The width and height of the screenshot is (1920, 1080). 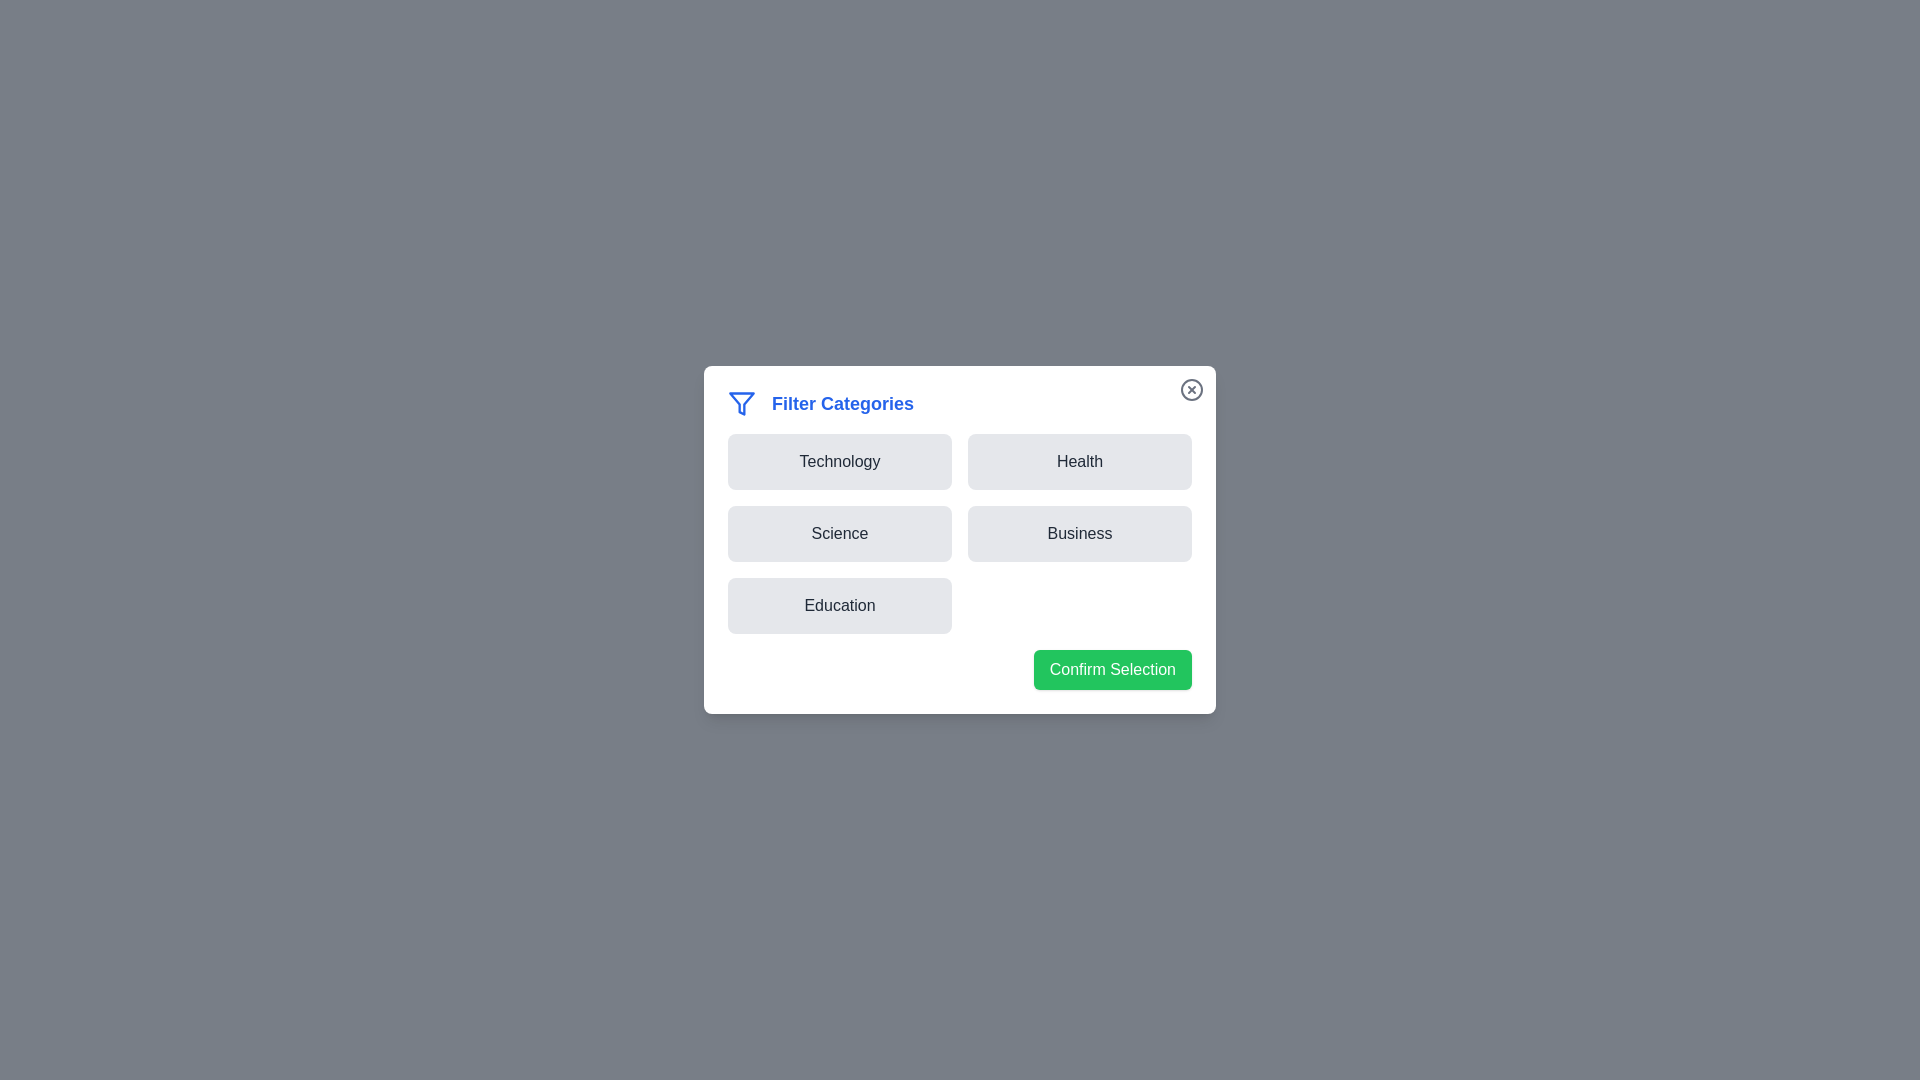 I want to click on the Technology button to observe its hover effect, so click(x=840, y=462).